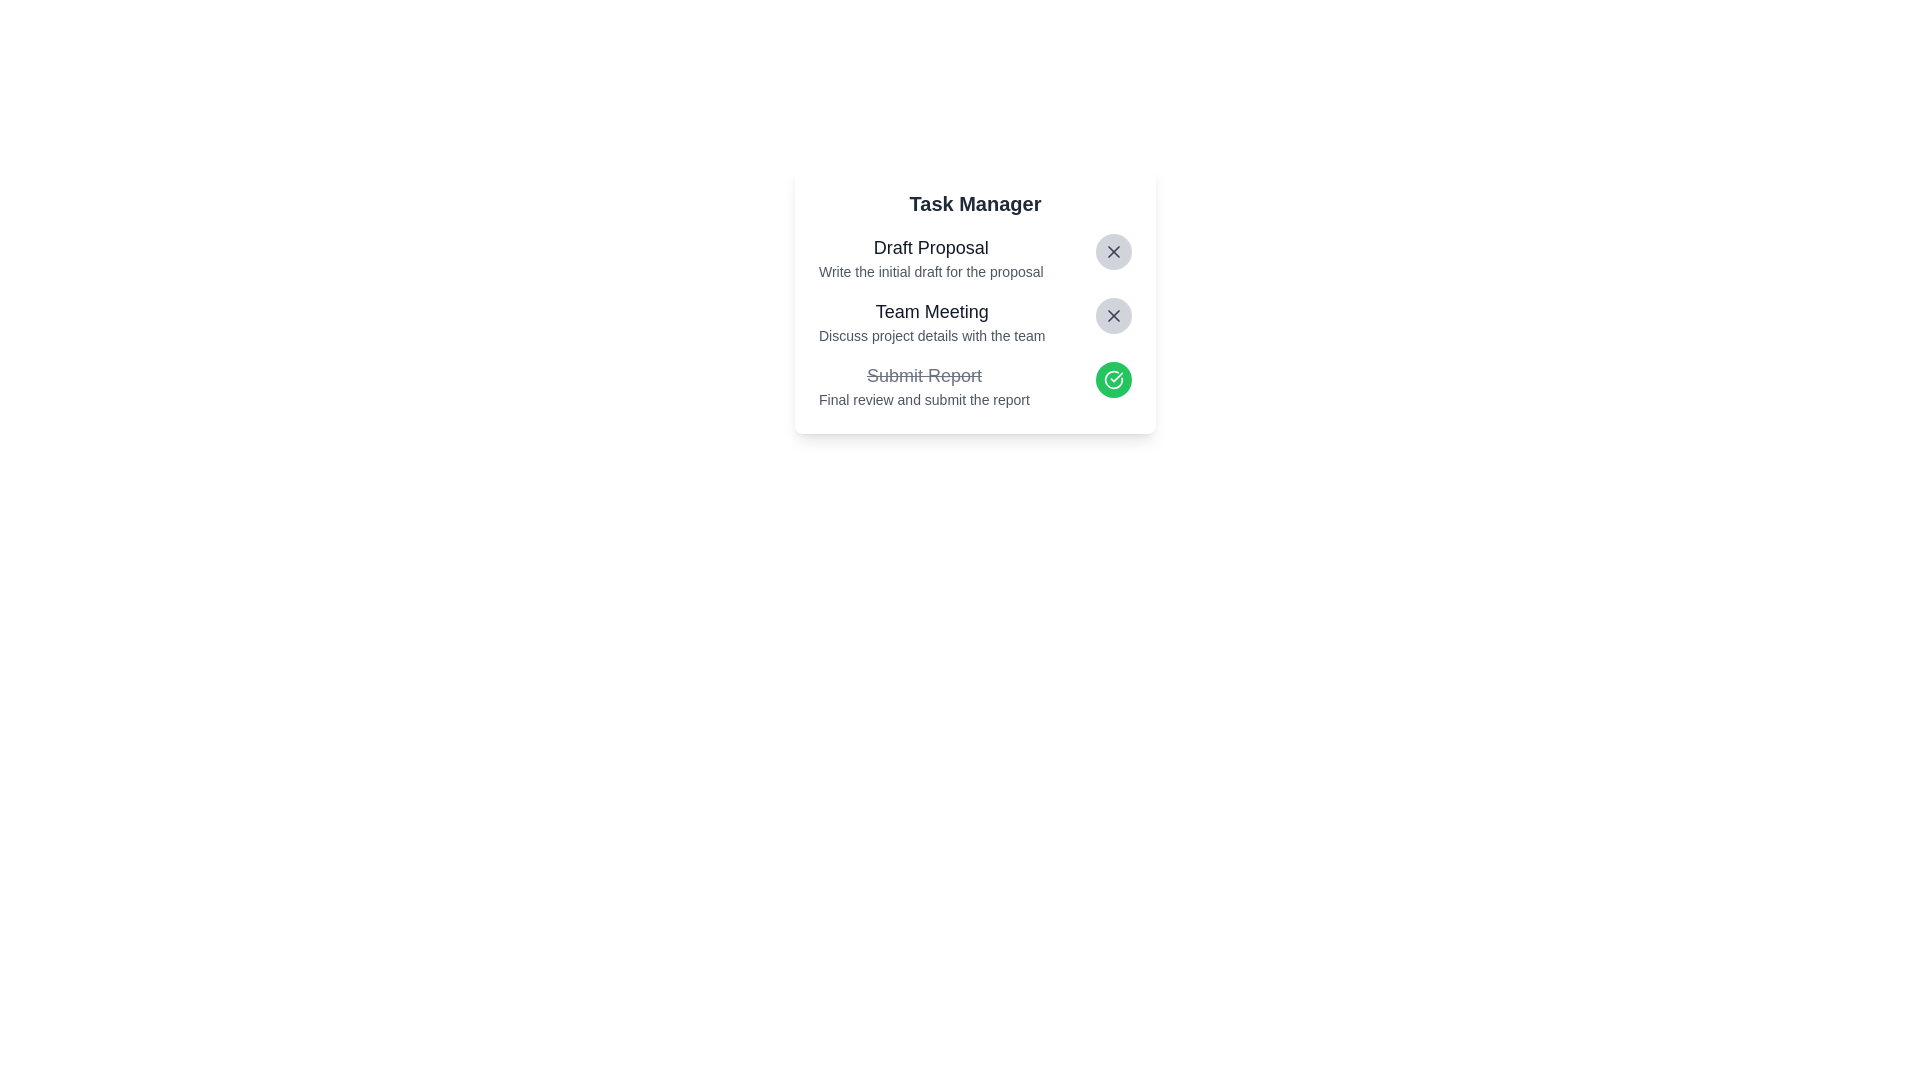  Describe the element at coordinates (1112, 250) in the screenshot. I see `the cancel icon button for the 'Draft Proposal' task` at that location.